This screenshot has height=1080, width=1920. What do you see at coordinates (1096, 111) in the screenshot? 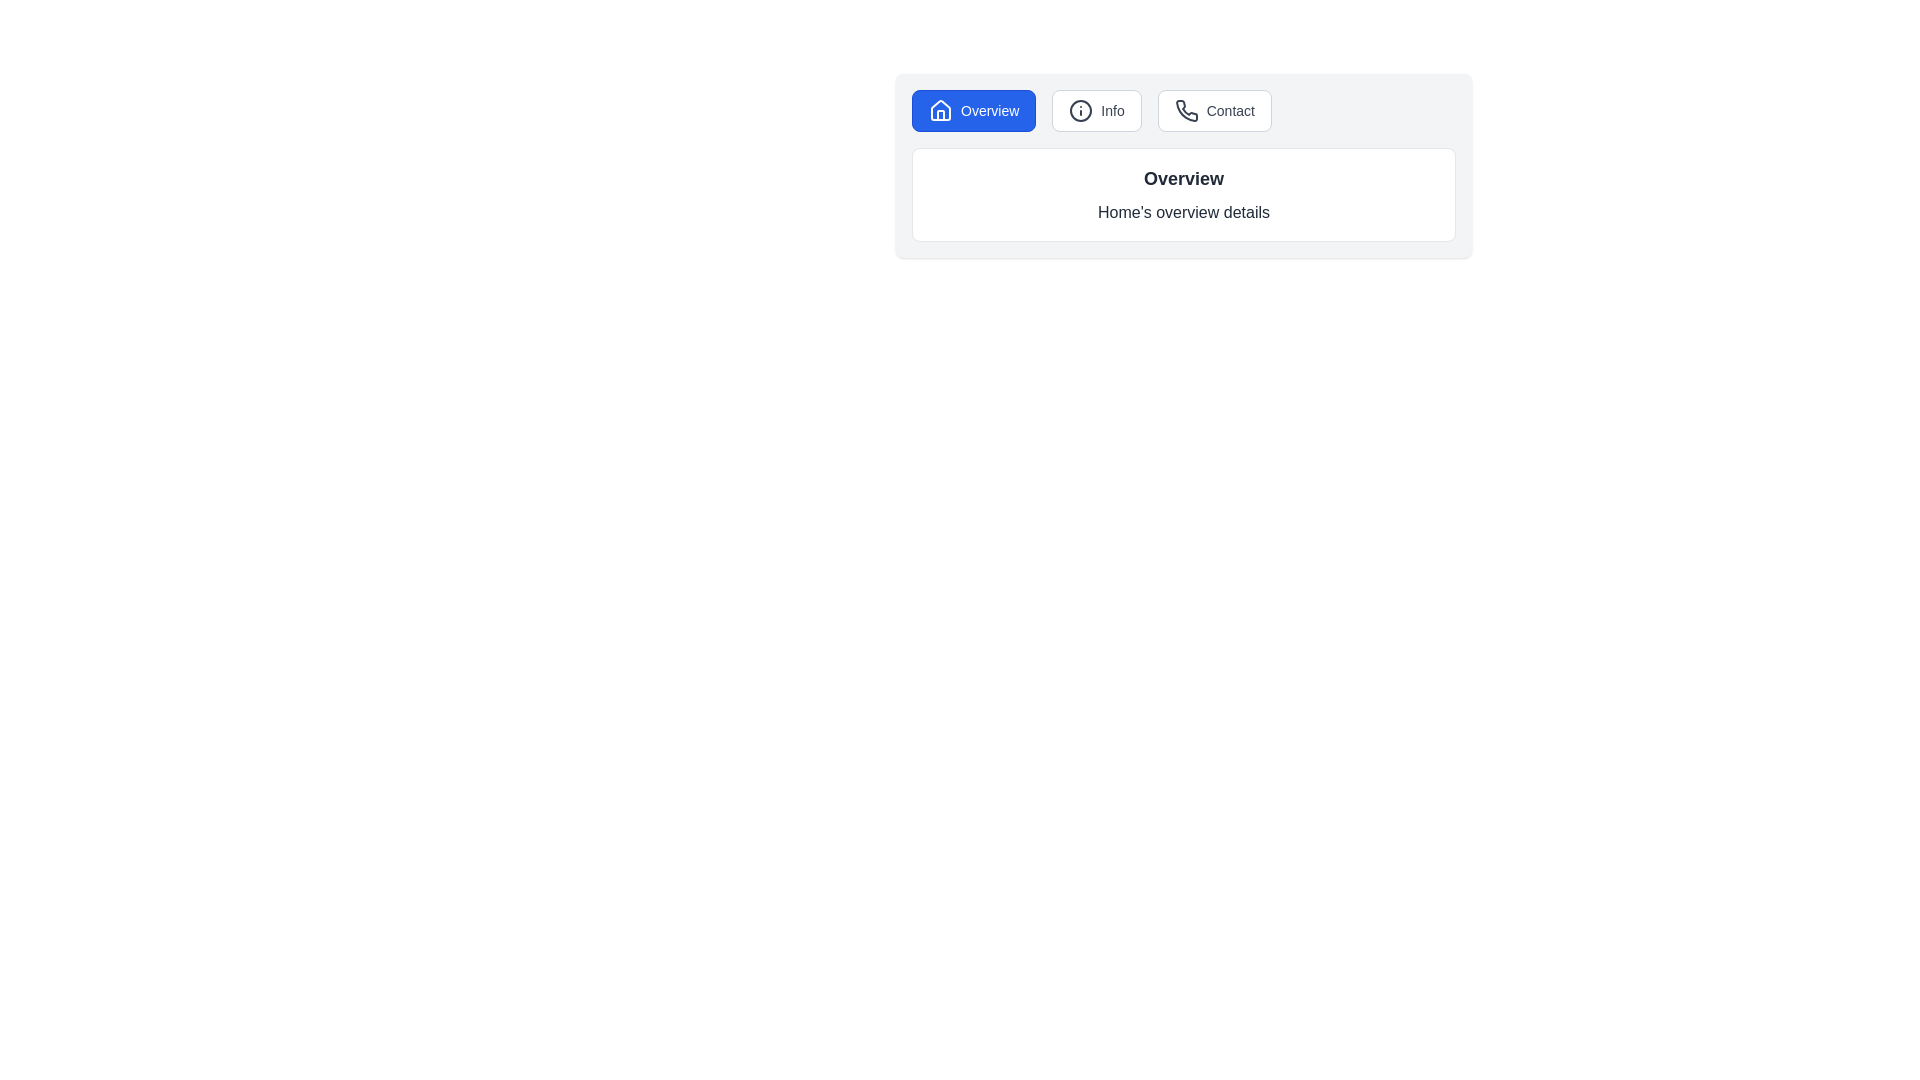
I see `the Info tab to view its content` at bounding box center [1096, 111].